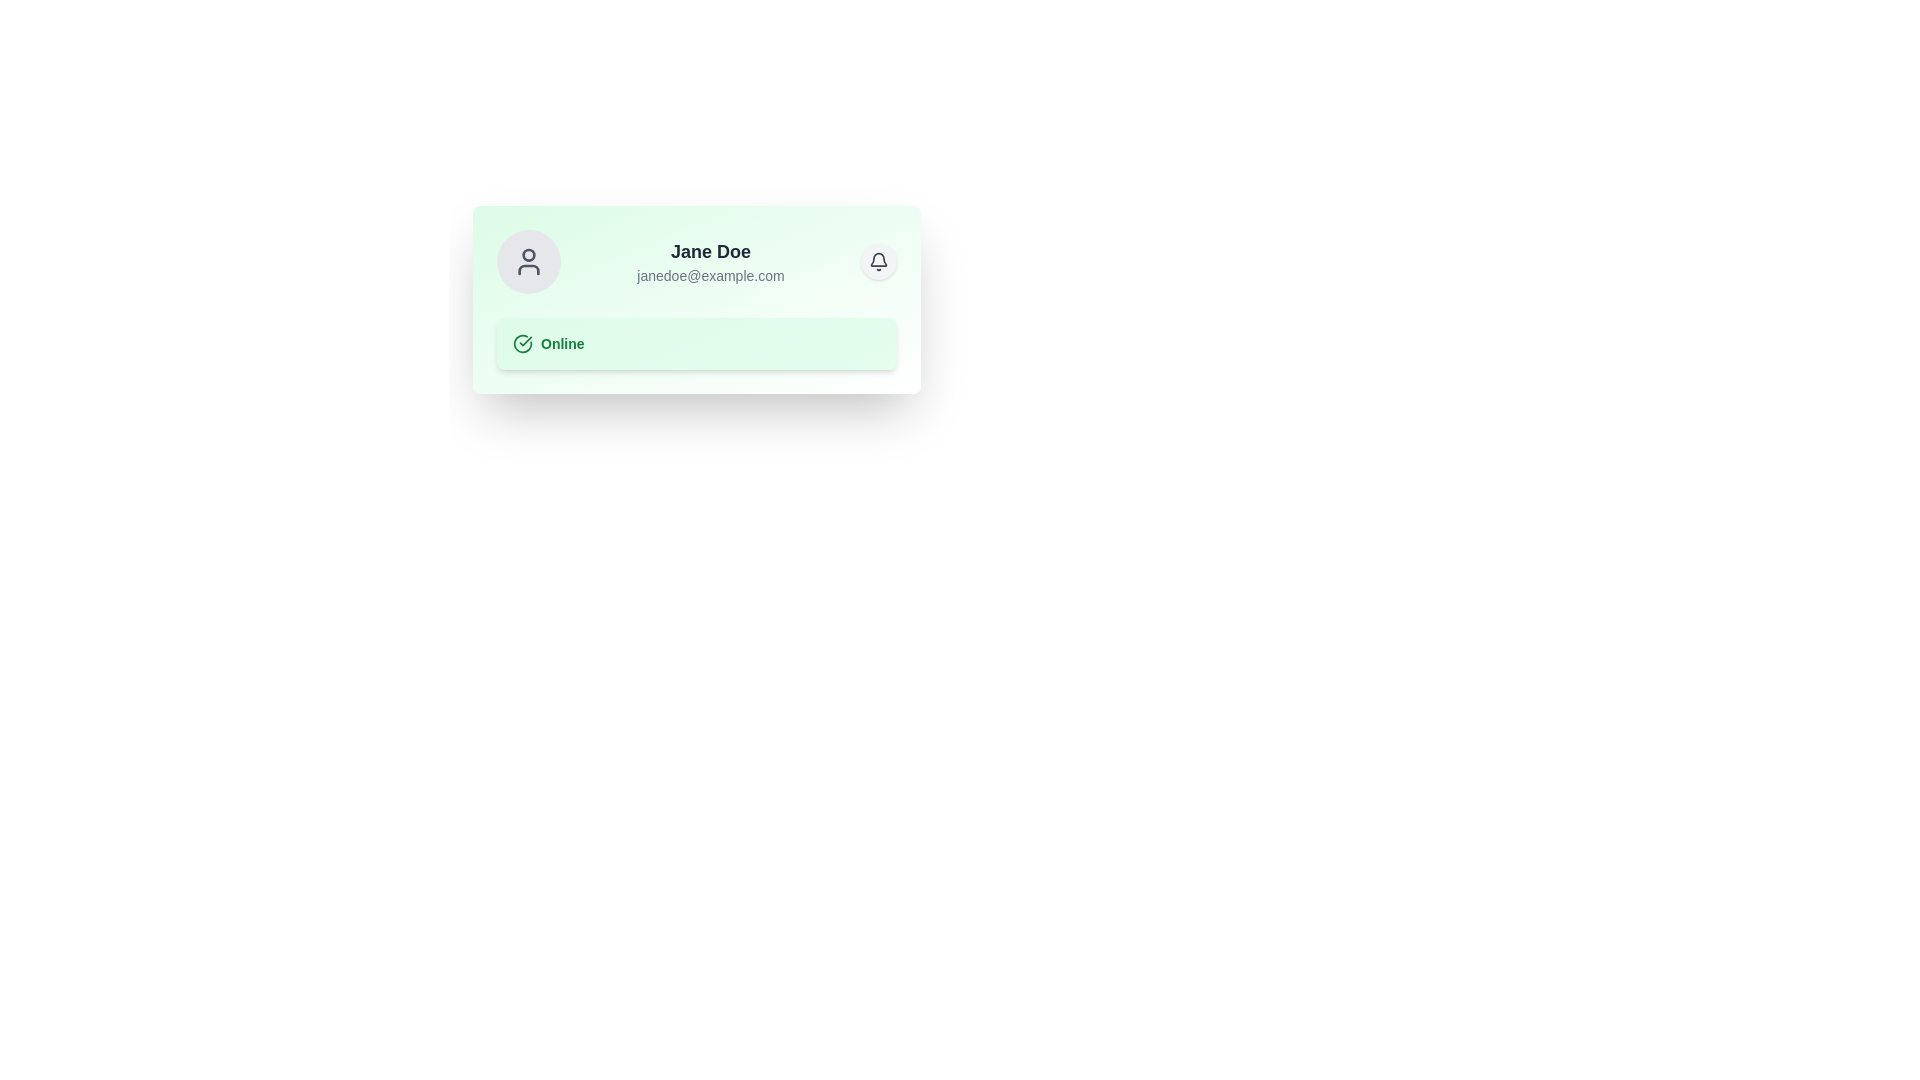  I want to click on the circular checkmark icon that indicates a positive status, located within the 'Online' status label, positioned to the left of the text 'Online', so click(523, 342).